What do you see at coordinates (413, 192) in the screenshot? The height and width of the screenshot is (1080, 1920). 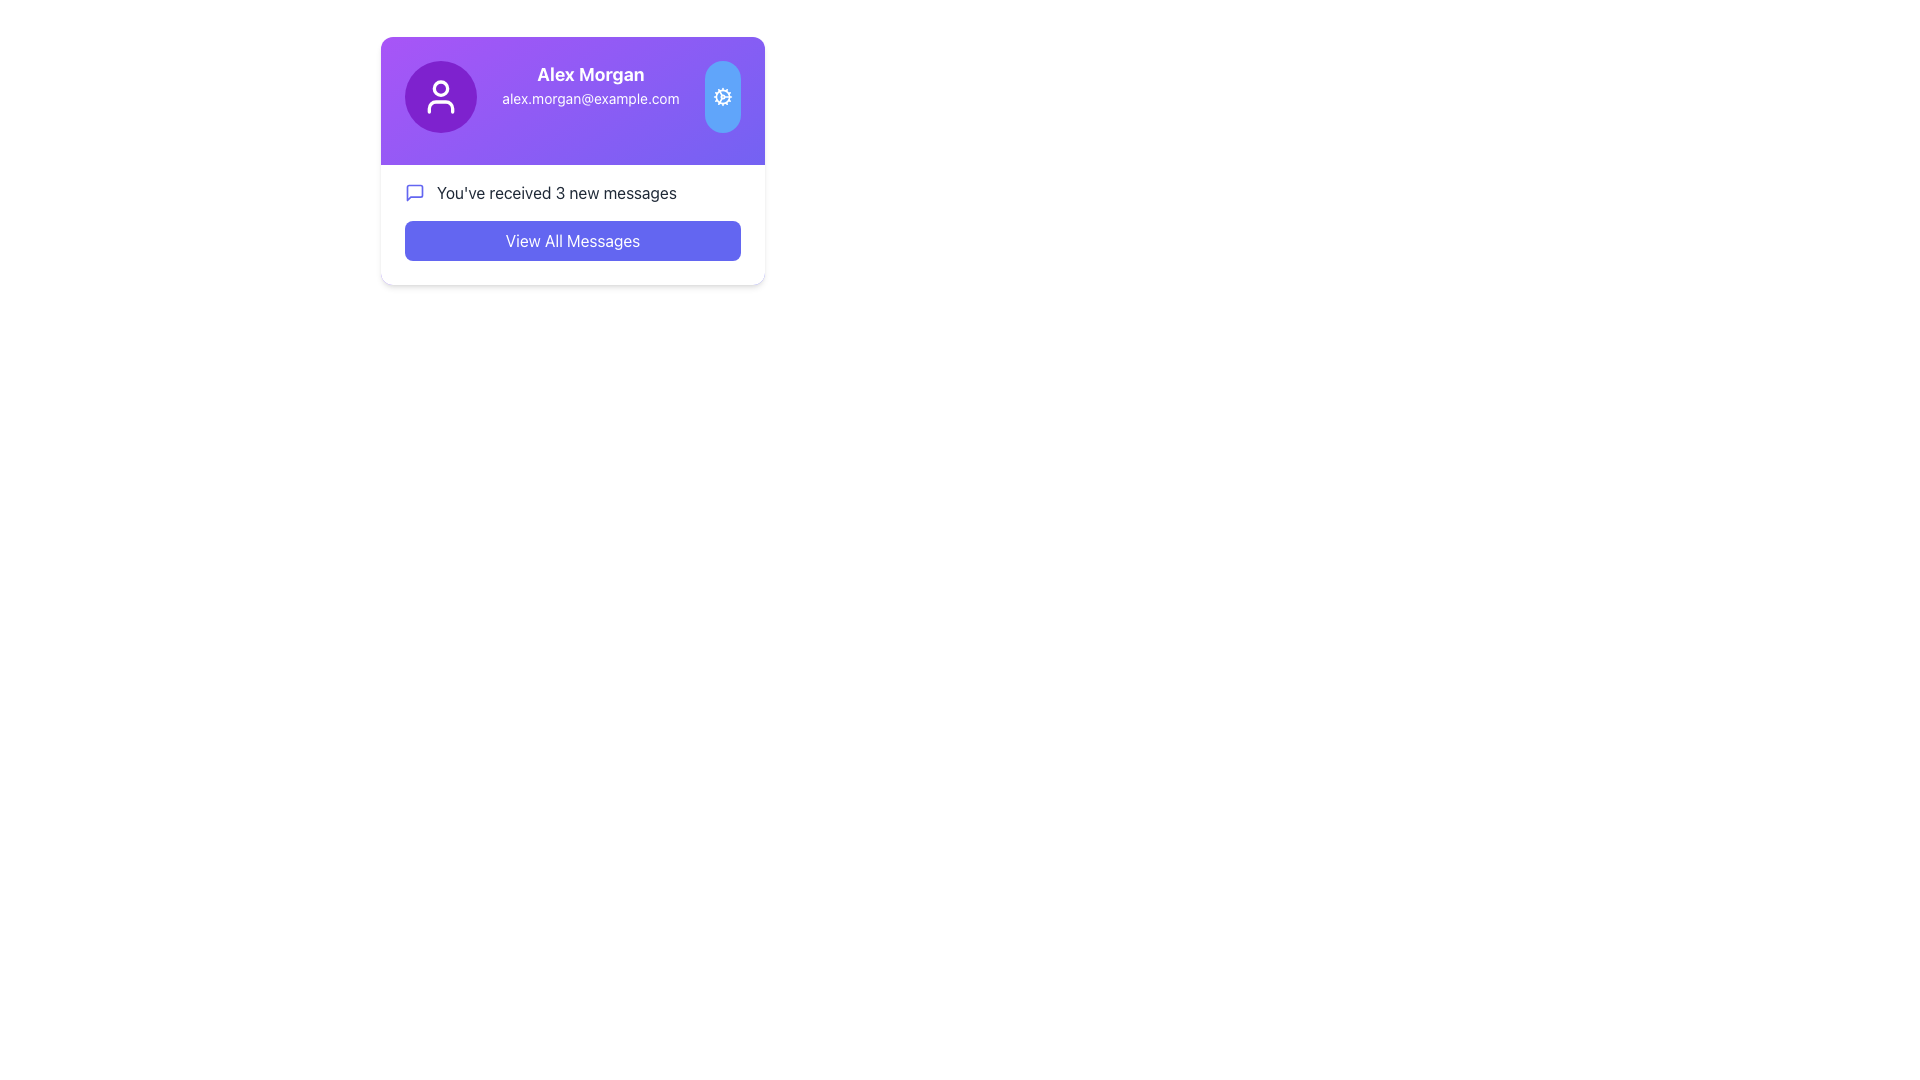 I see `the SVG icon indicating new messages located to the left of the text 'You've received 3 new messages'` at bounding box center [413, 192].